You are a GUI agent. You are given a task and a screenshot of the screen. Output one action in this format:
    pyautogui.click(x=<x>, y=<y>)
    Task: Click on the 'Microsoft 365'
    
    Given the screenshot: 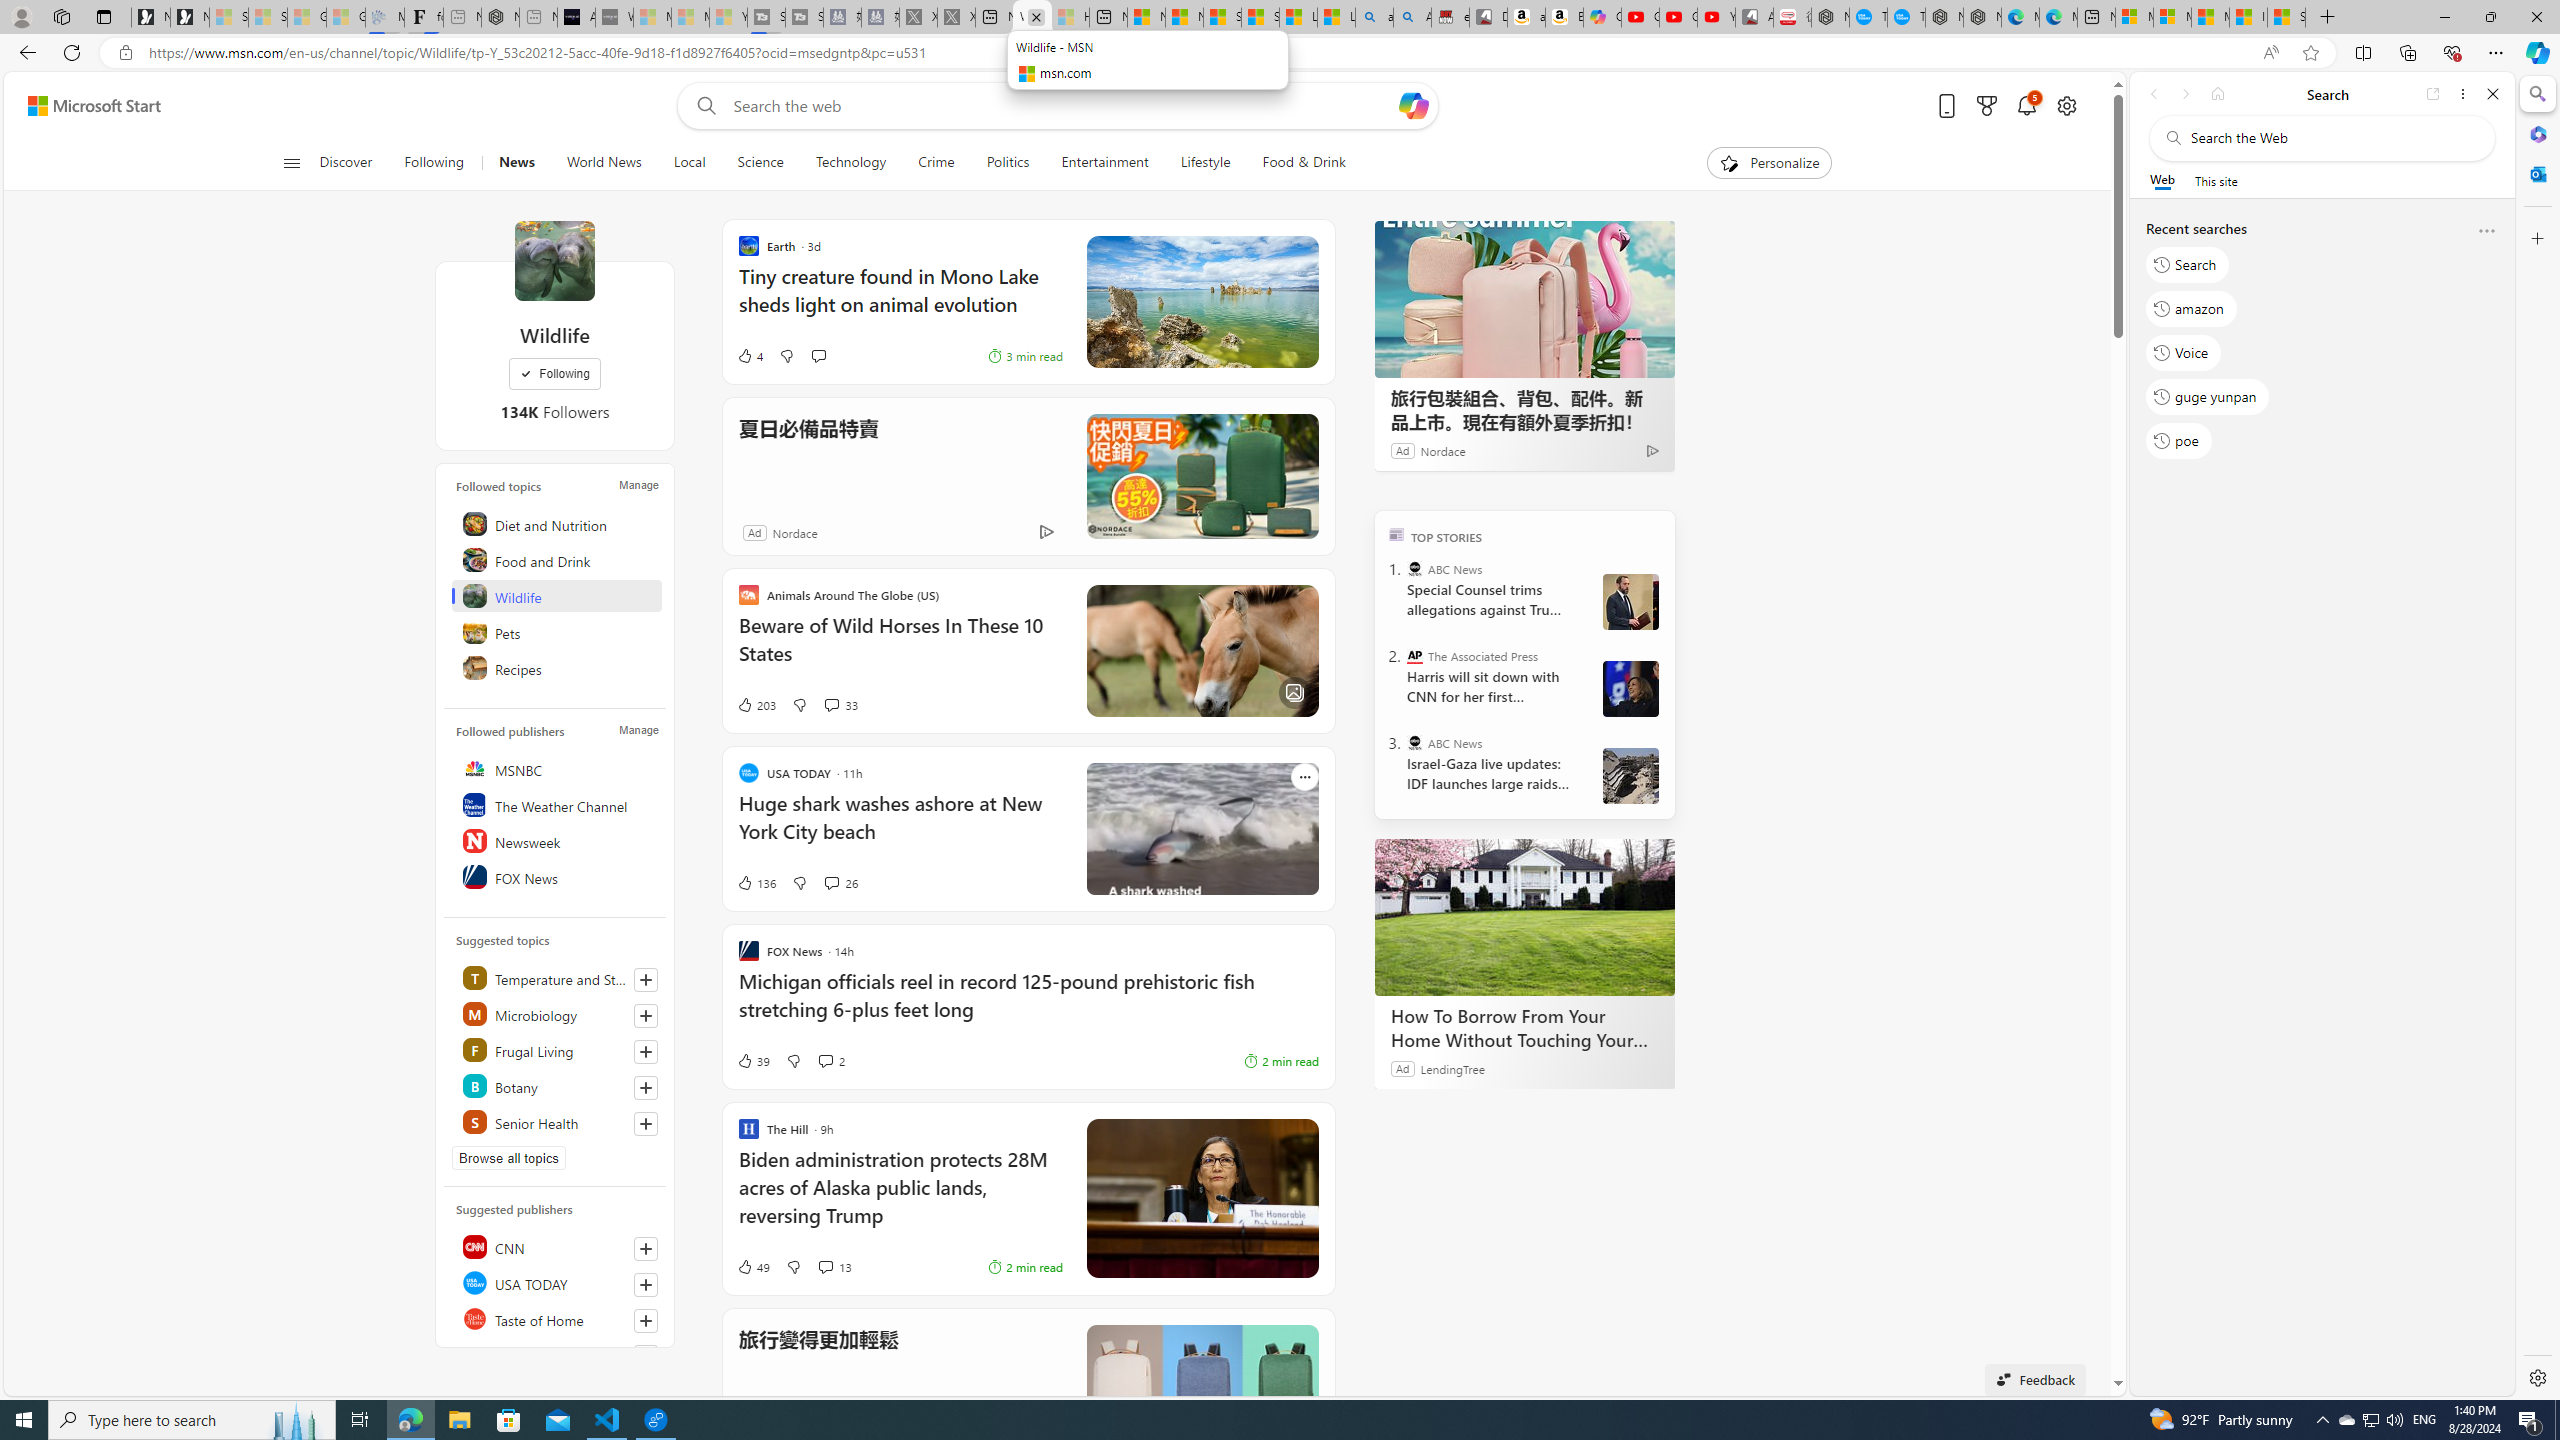 What is the action you would take?
    pyautogui.click(x=2535, y=134)
    